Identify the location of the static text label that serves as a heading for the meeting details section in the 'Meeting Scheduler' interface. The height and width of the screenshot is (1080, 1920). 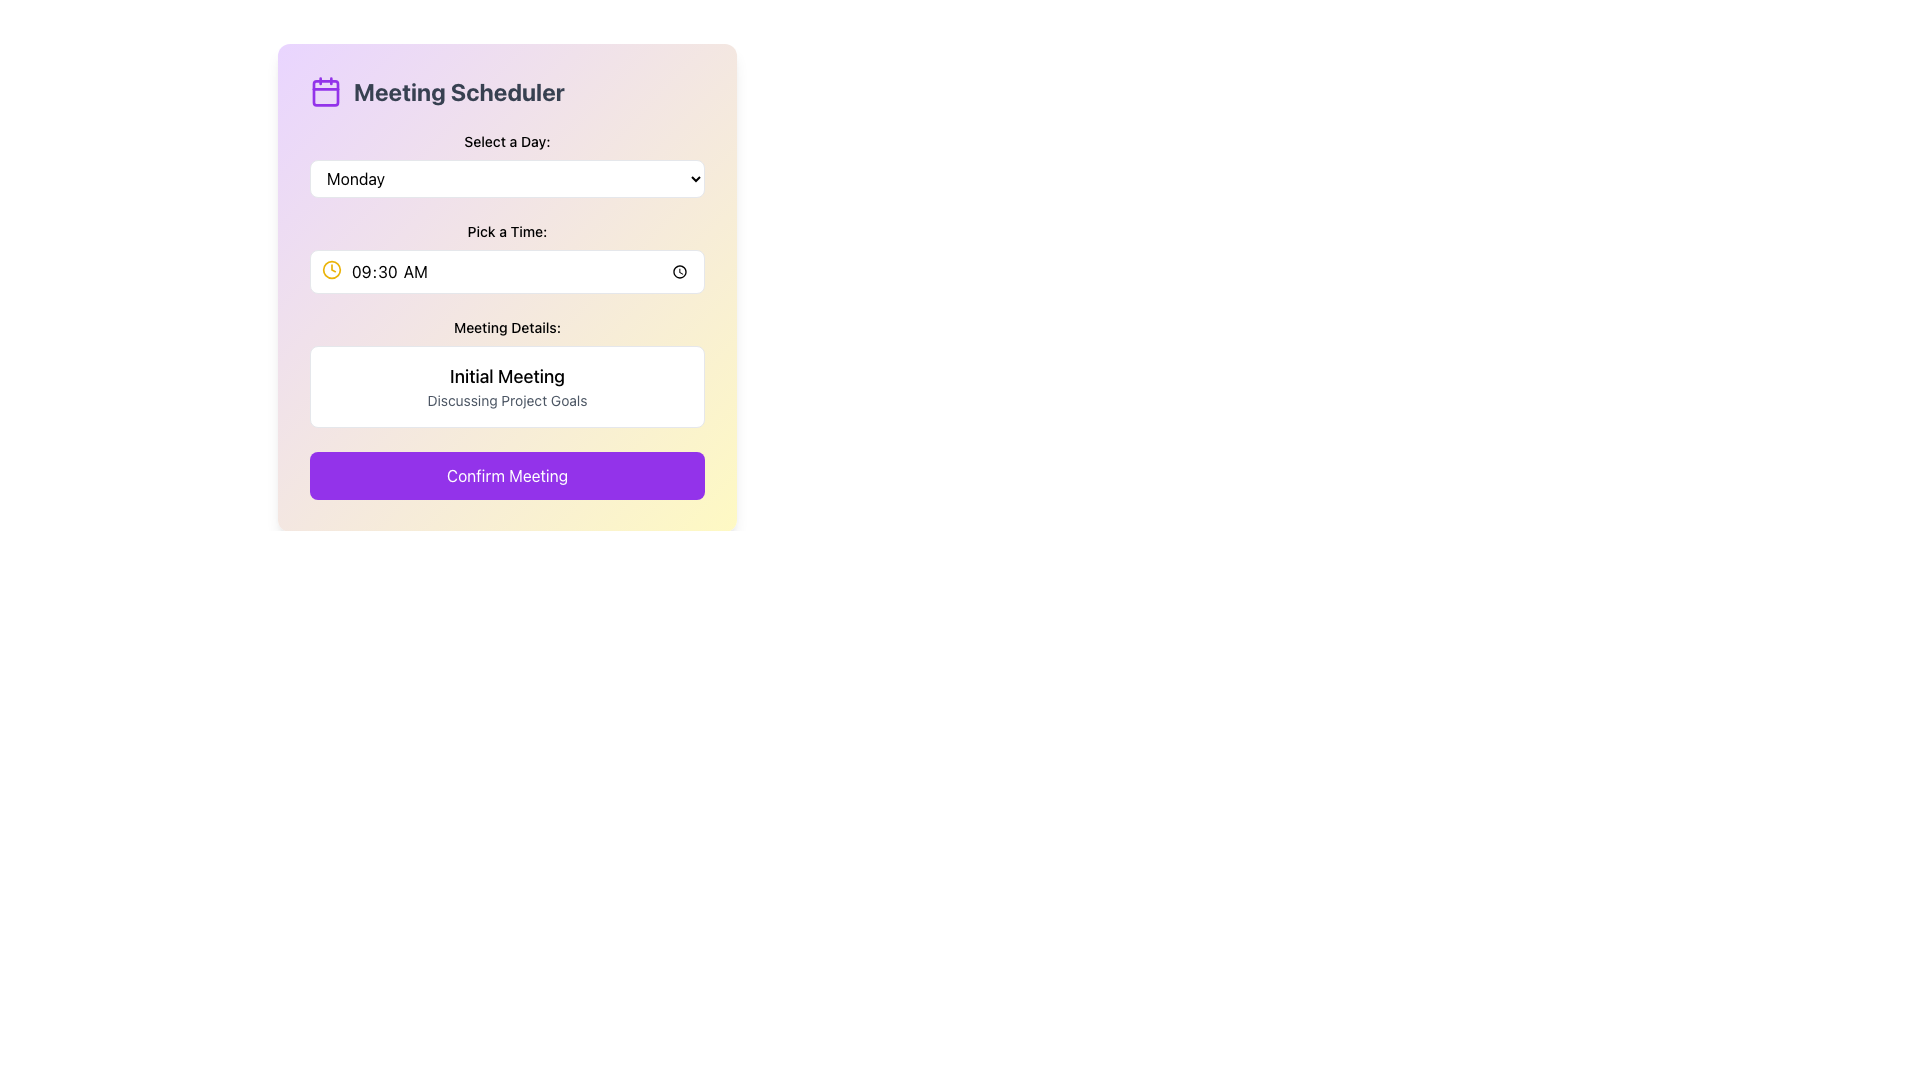
(507, 326).